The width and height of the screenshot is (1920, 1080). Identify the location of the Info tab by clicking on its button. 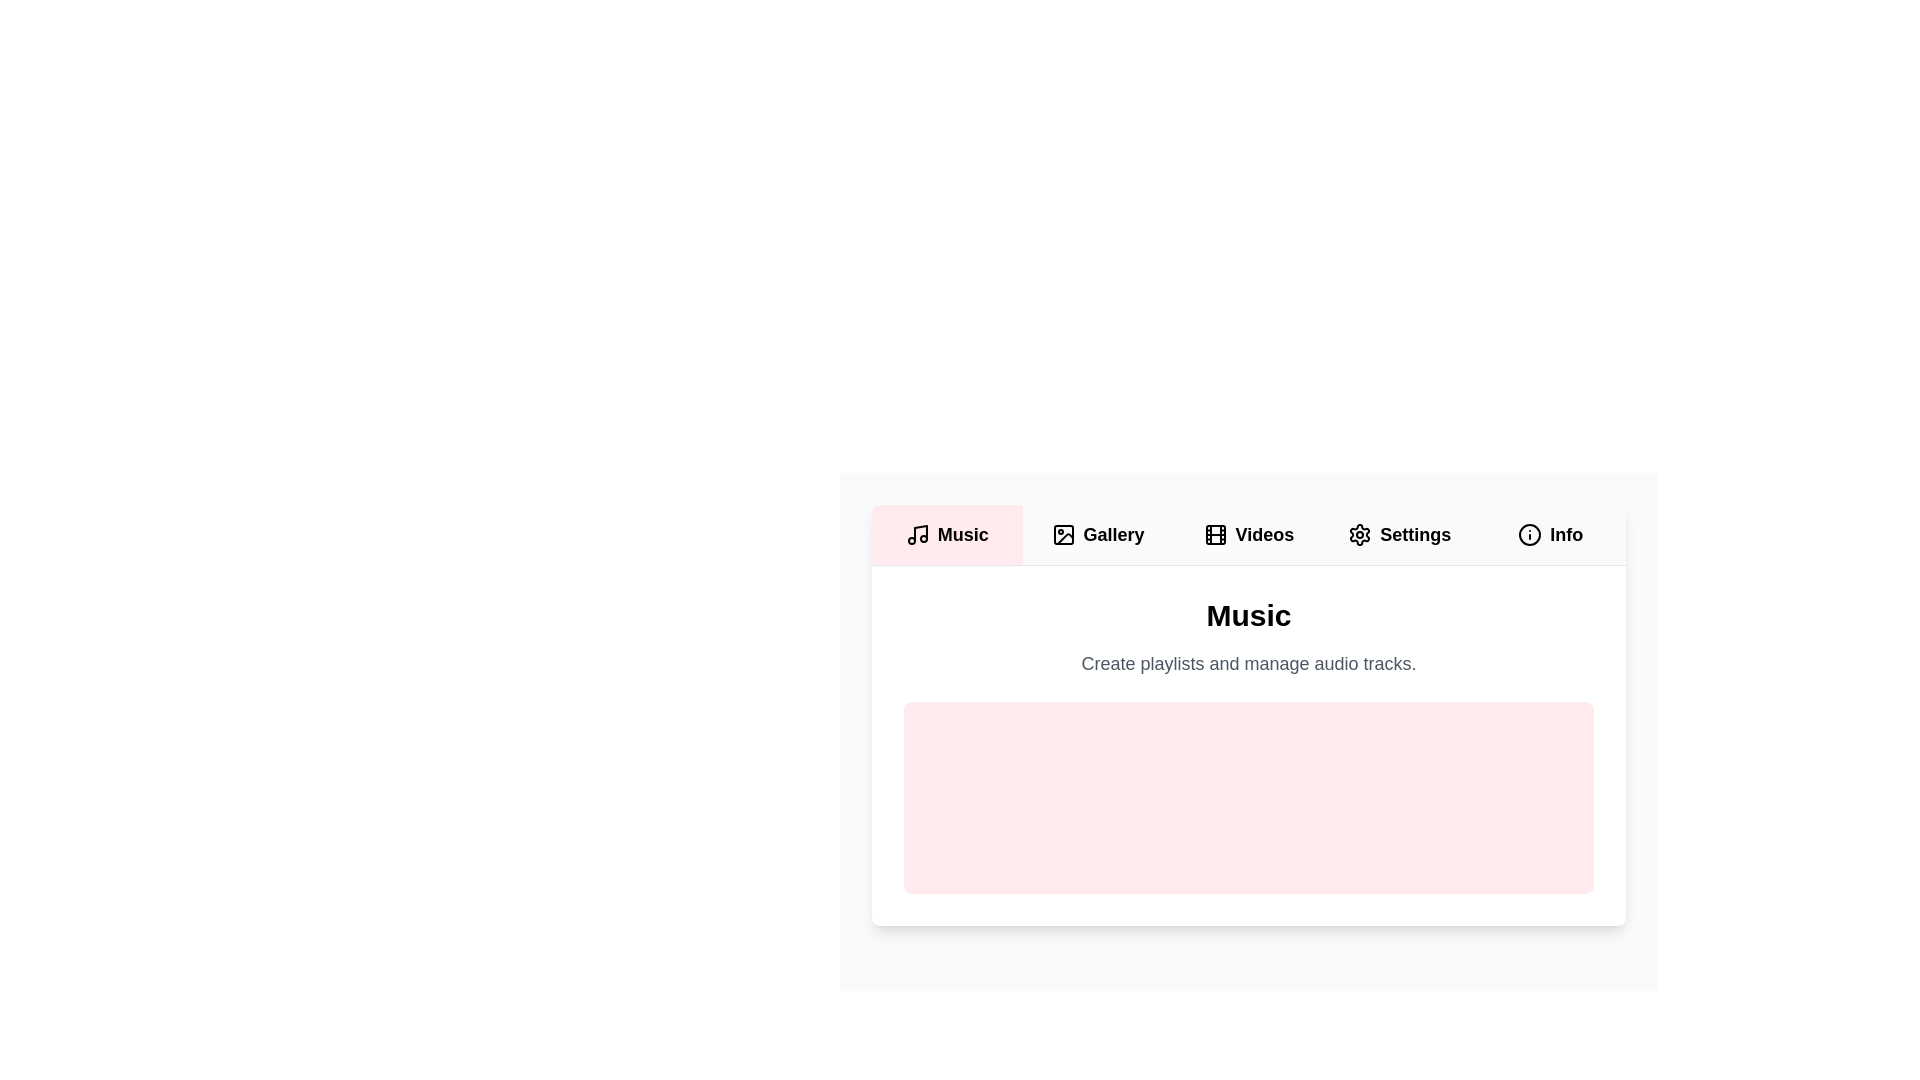
(1549, 534).